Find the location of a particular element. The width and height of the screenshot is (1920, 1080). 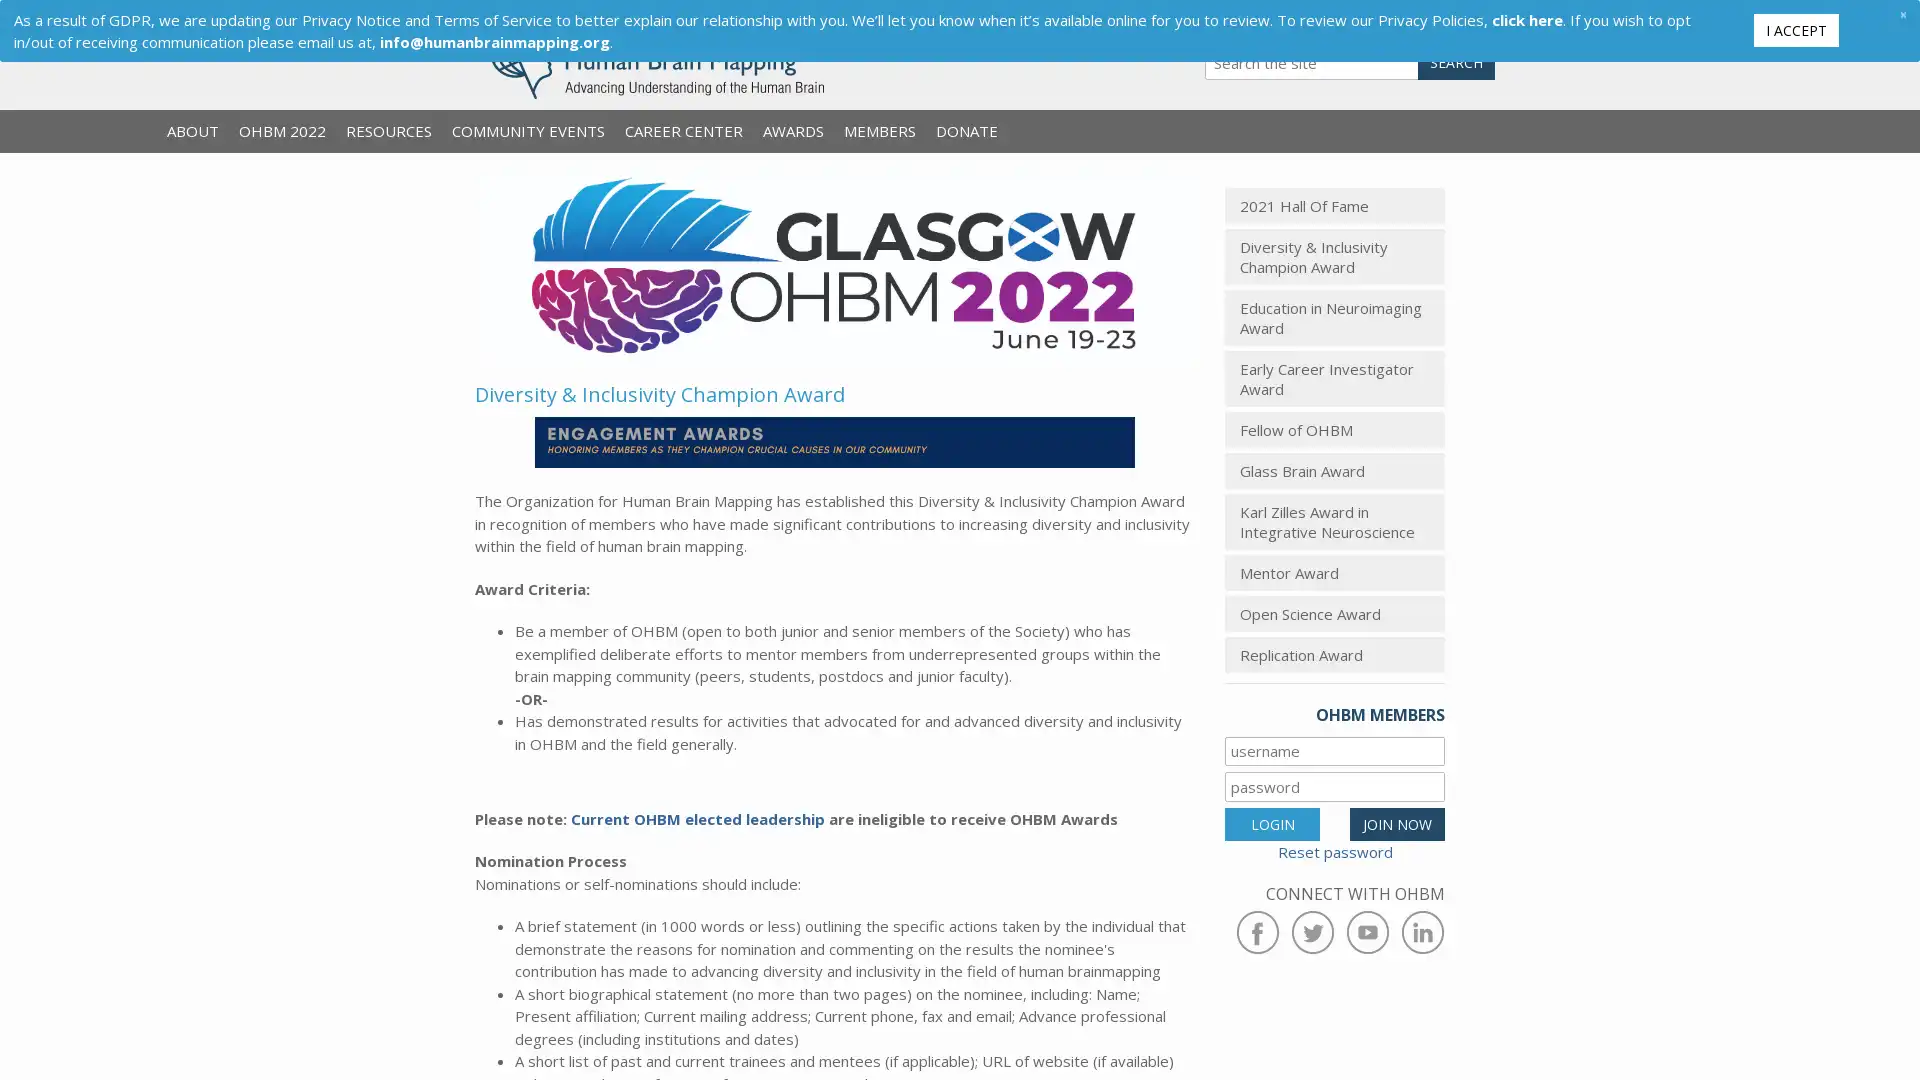

SEARCH is located at coordinates (1456, 61).